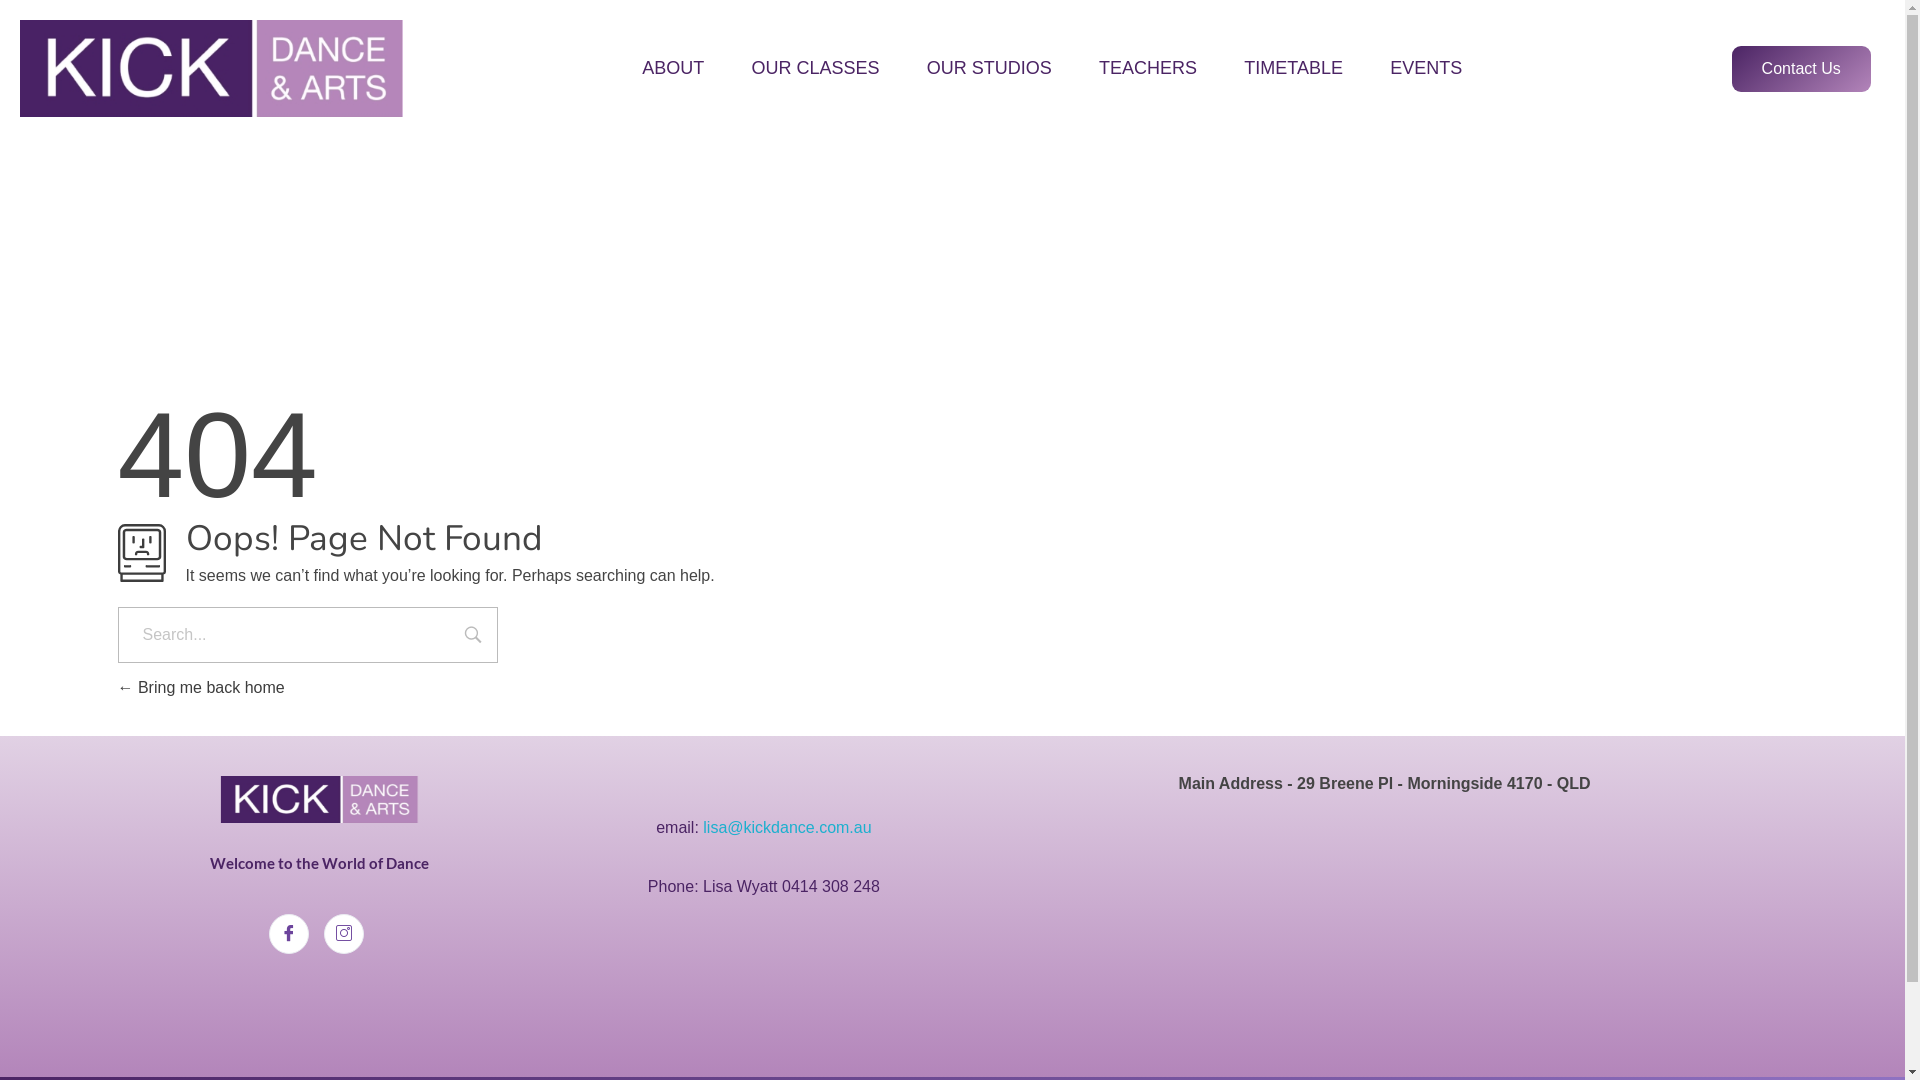  What do you see at coordinates (1801, 68) in the screenshot?
I see `'Contact Us'` at bounding box center [1801, 68].